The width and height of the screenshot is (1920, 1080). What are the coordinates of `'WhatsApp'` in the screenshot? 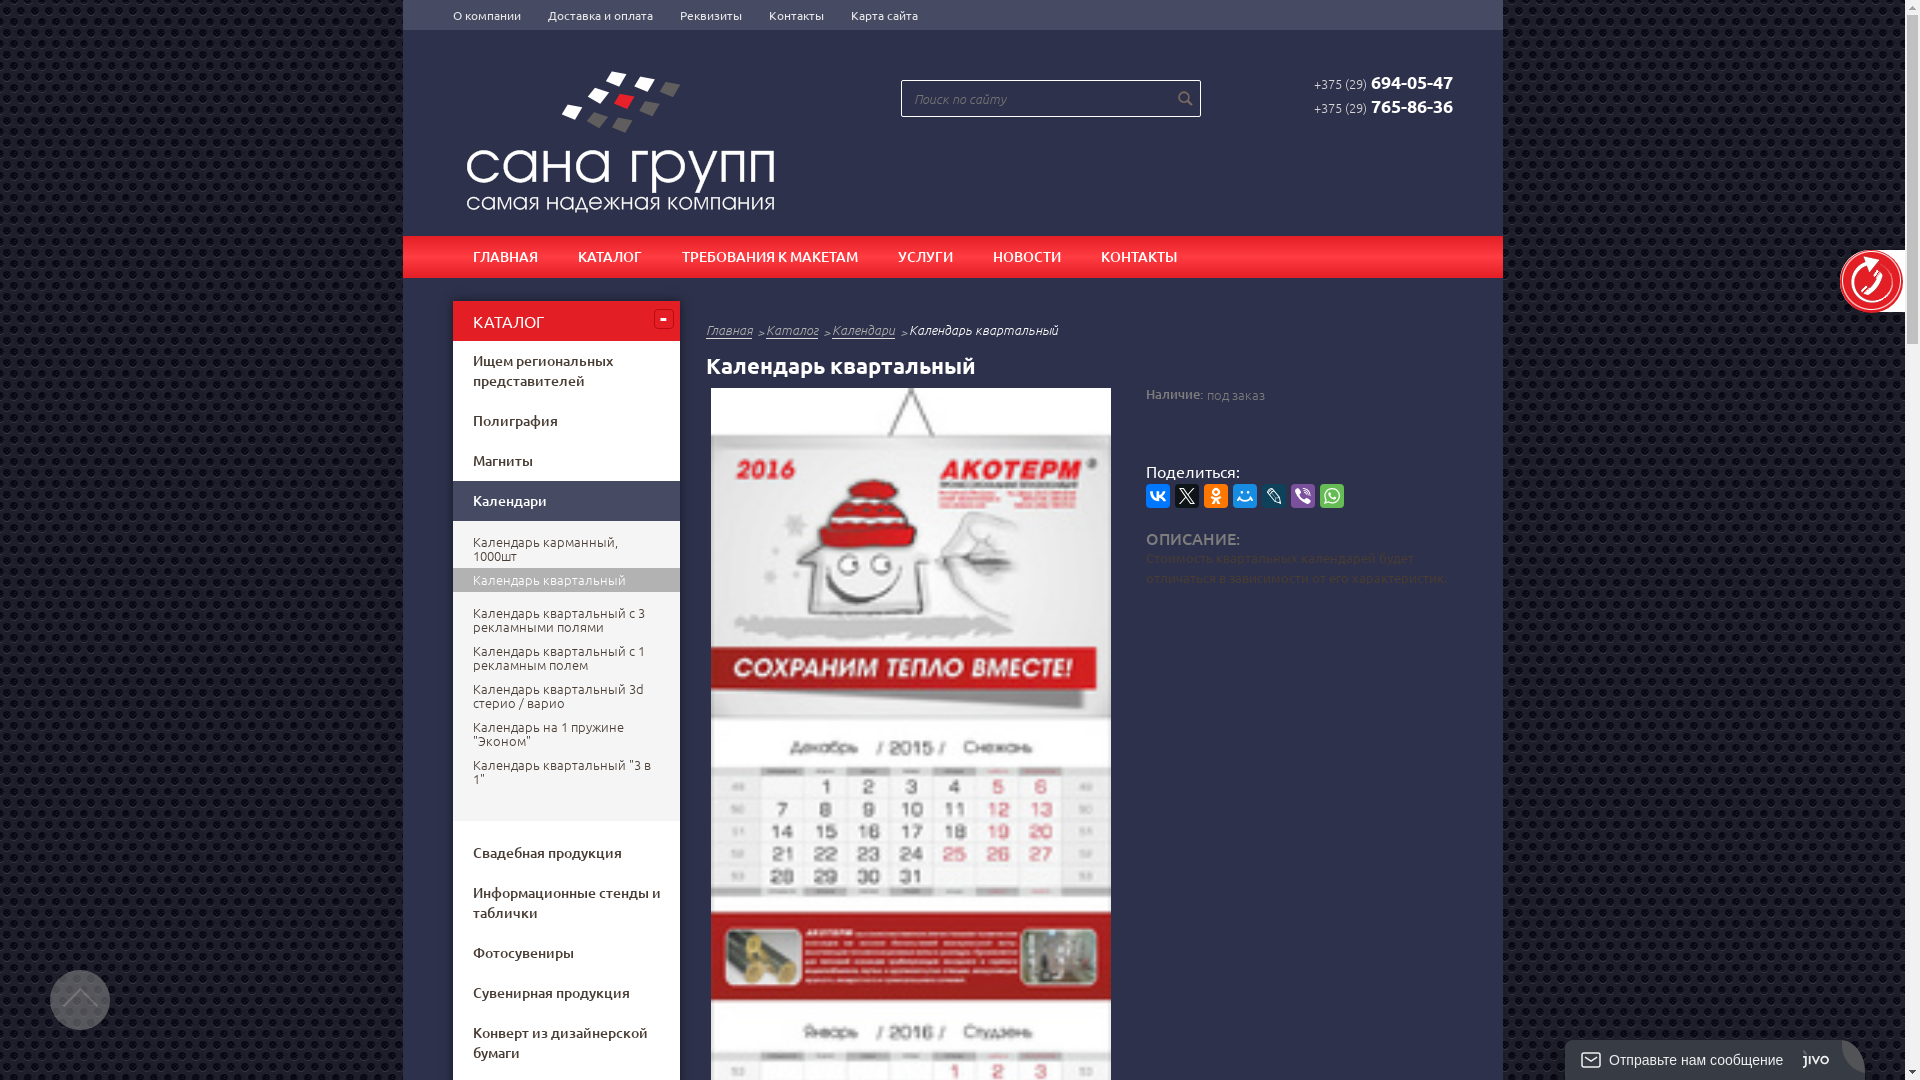 It's located at (1320, 495).